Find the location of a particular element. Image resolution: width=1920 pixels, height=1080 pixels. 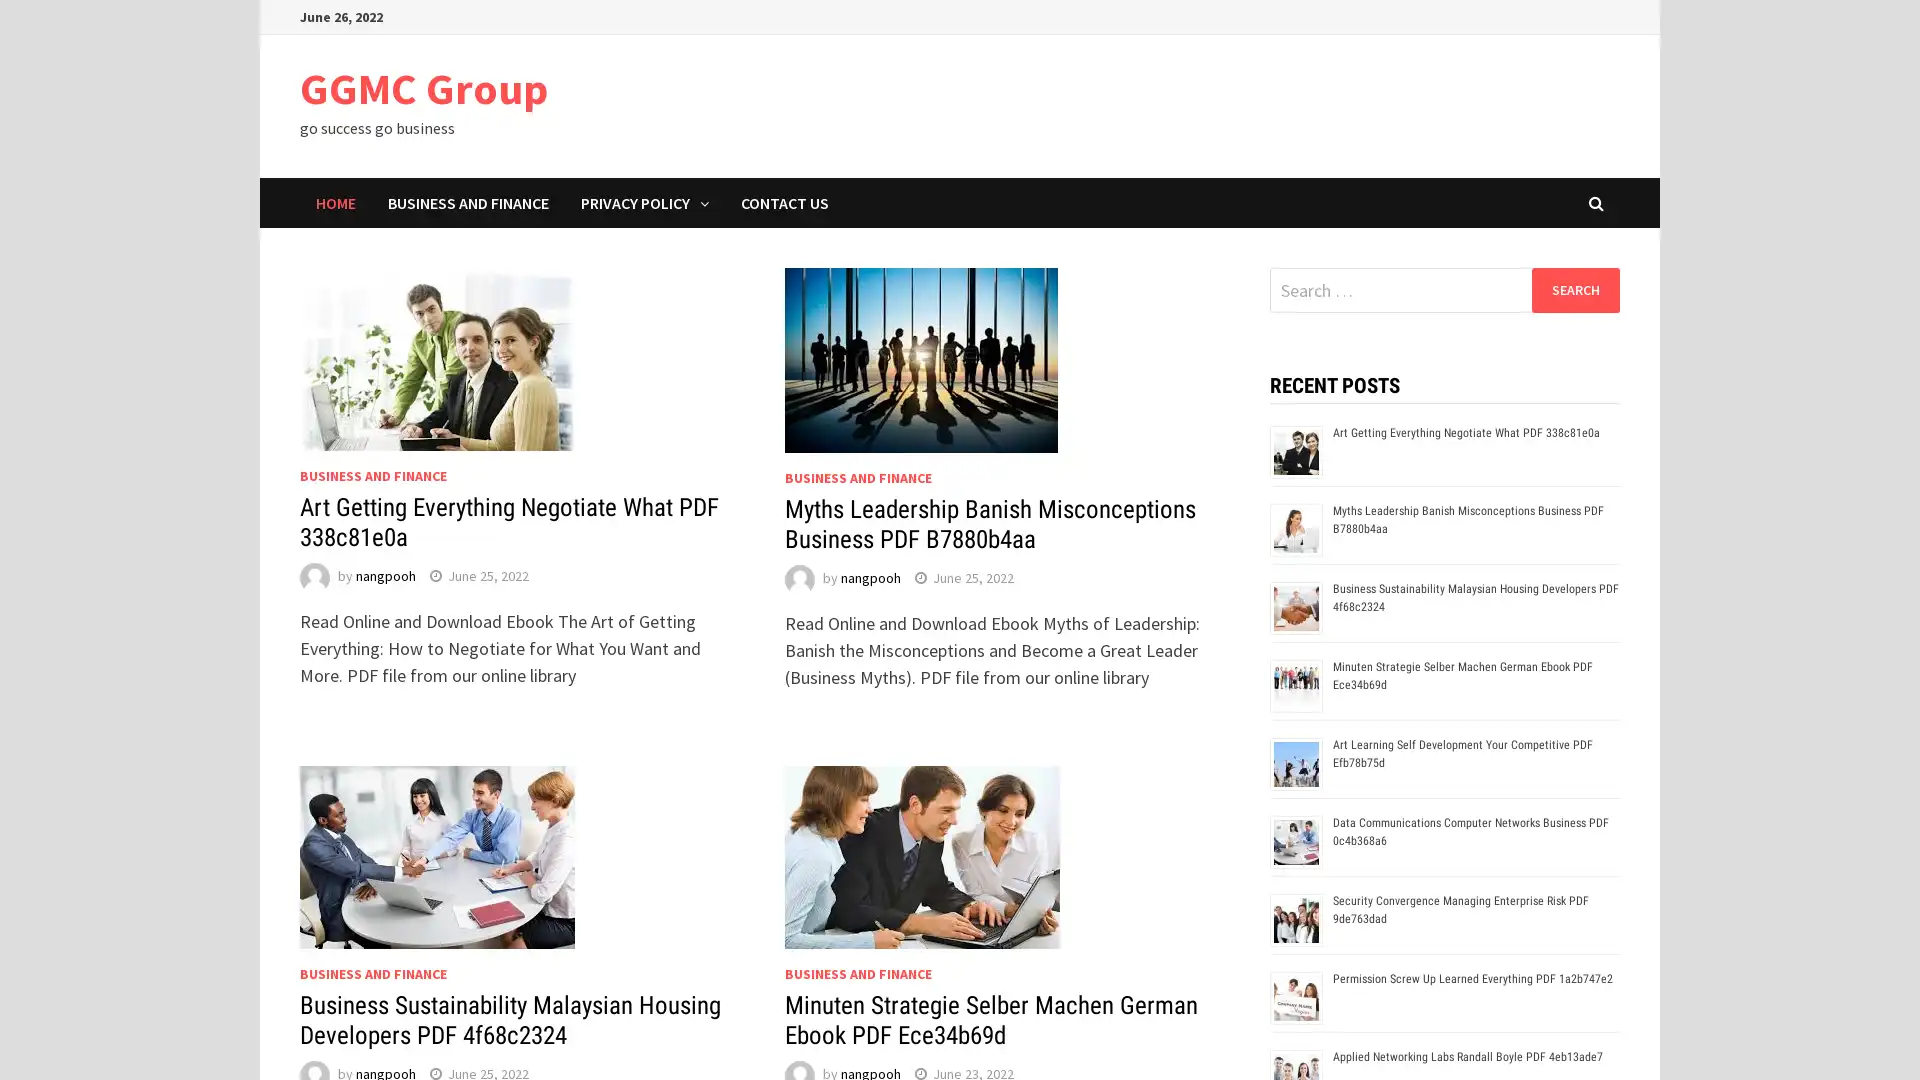

Search is located at coordinates (1574, 289).